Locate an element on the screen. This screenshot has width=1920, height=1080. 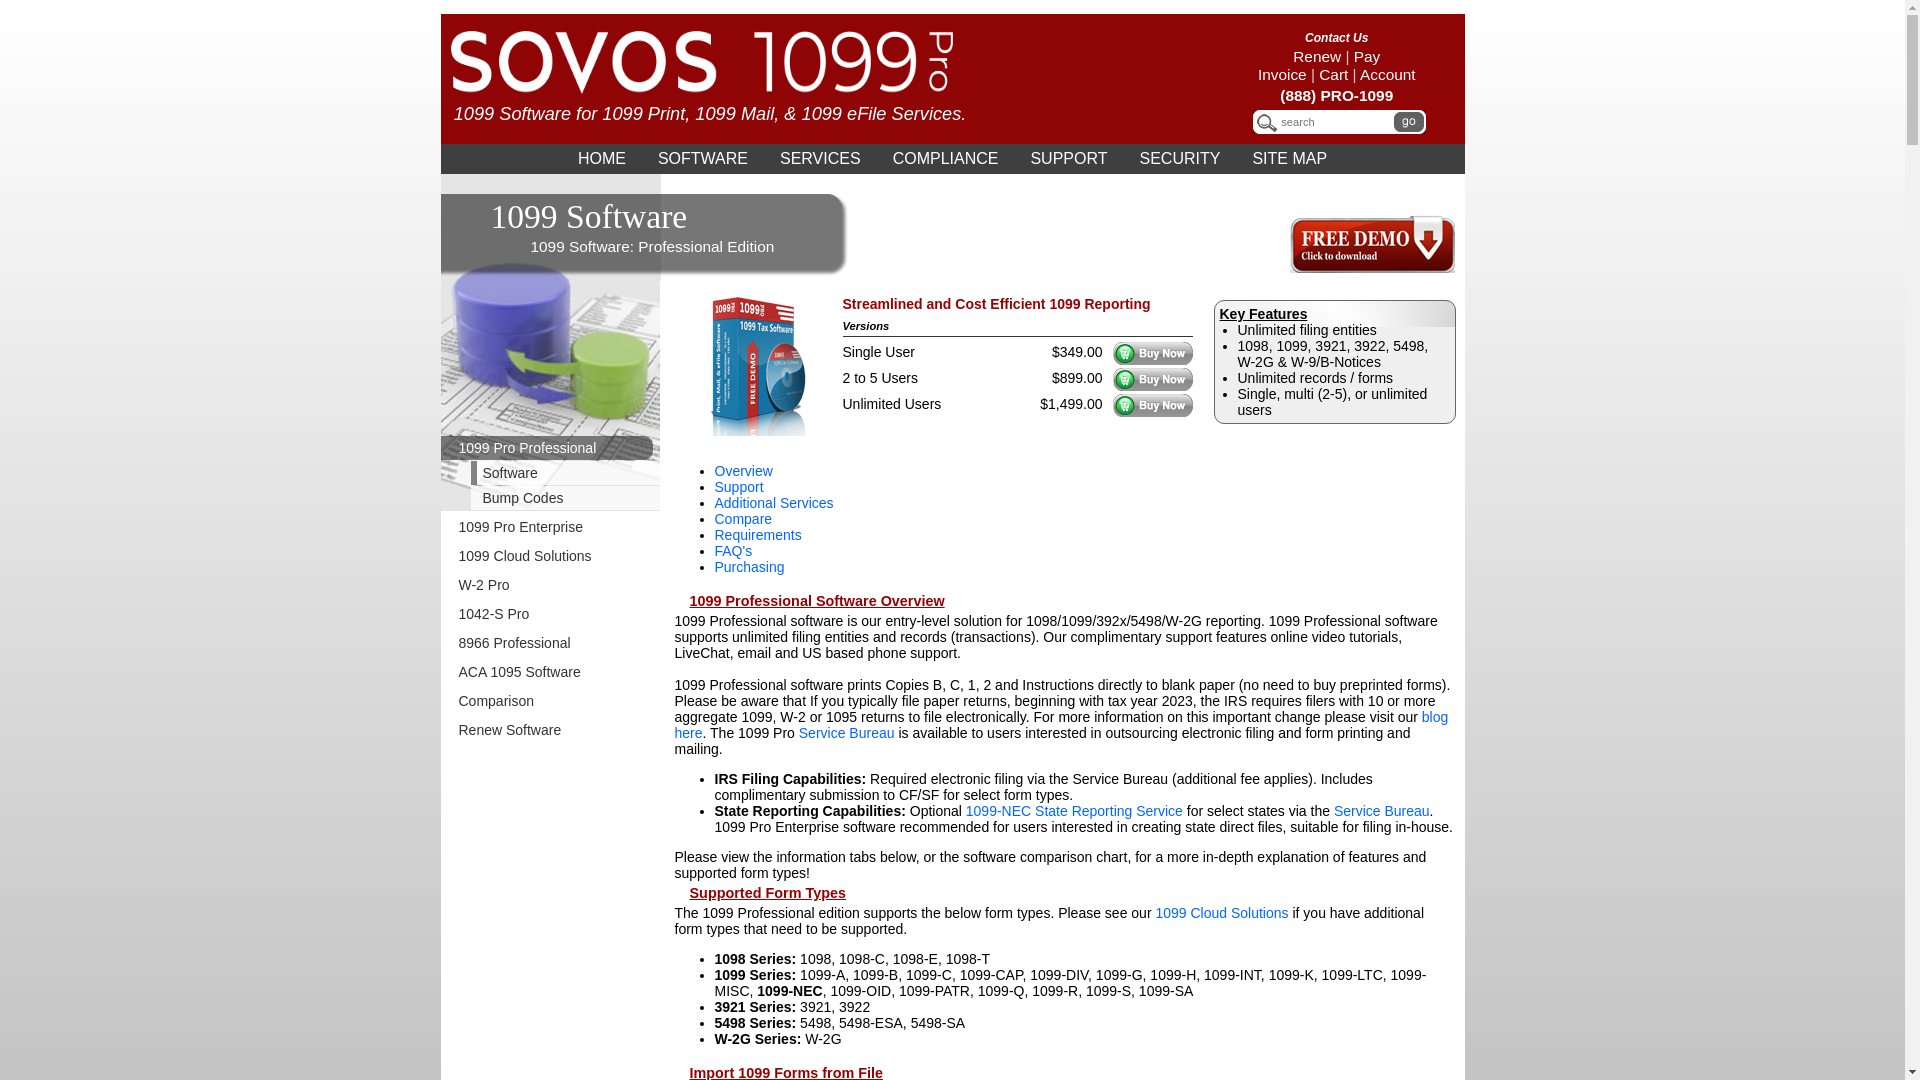
'Bump Codes' is located at coordinates (560, 496).